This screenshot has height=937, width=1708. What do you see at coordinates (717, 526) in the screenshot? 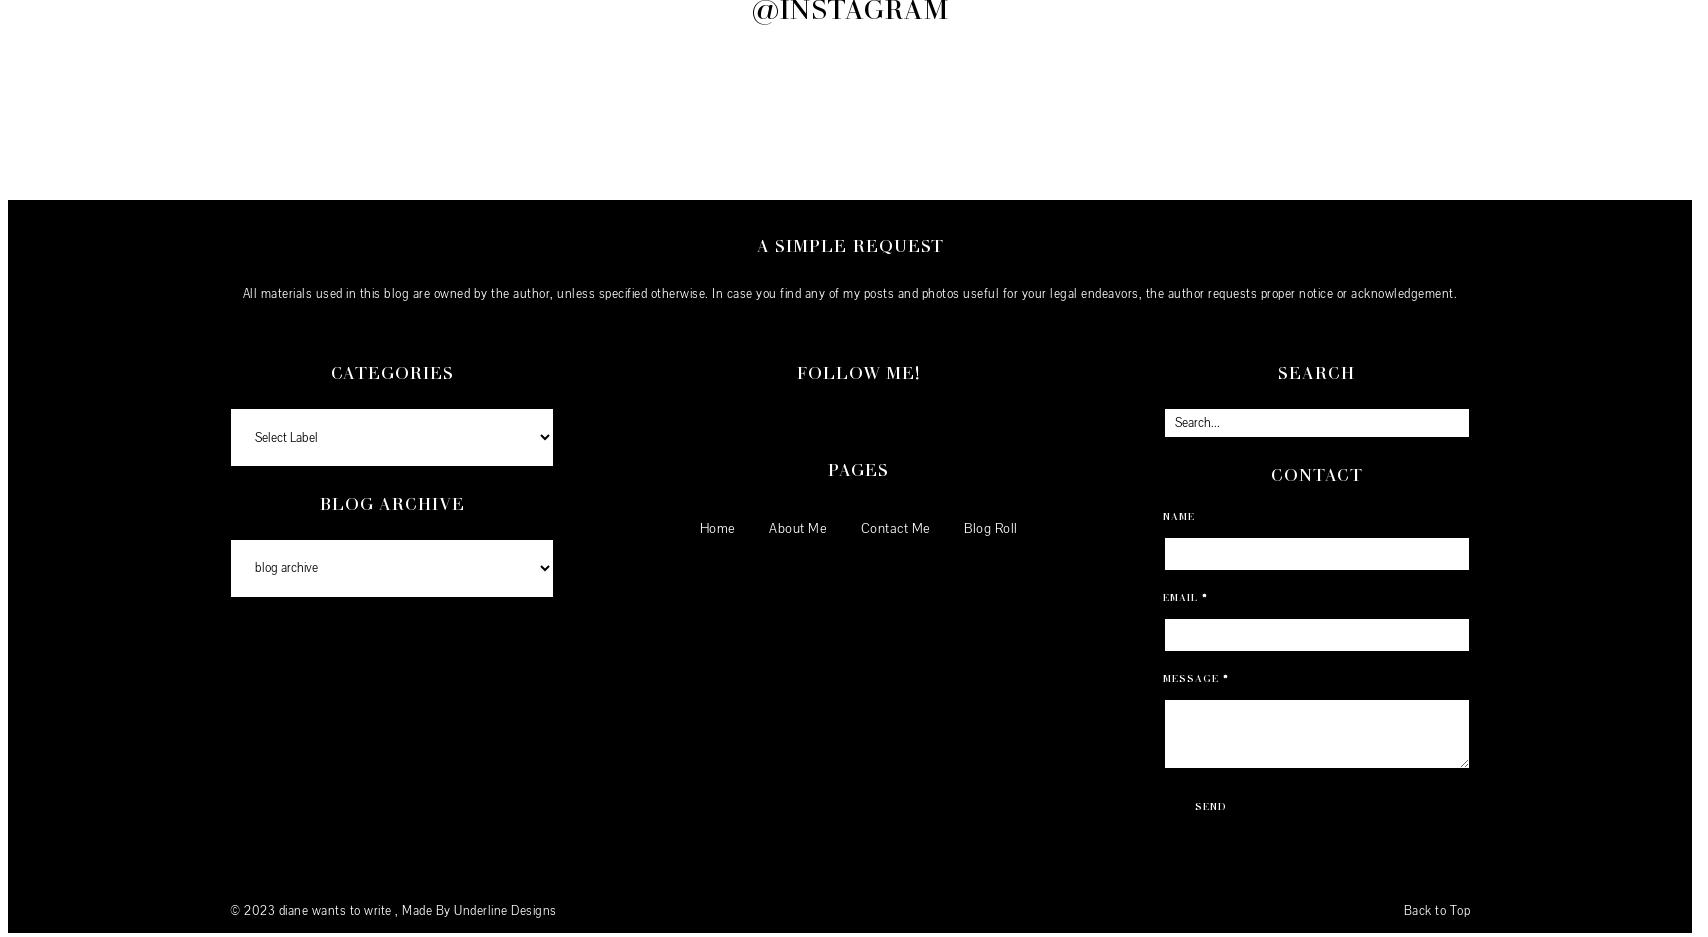
I see `'Home'` at bounding box center [717, 526].